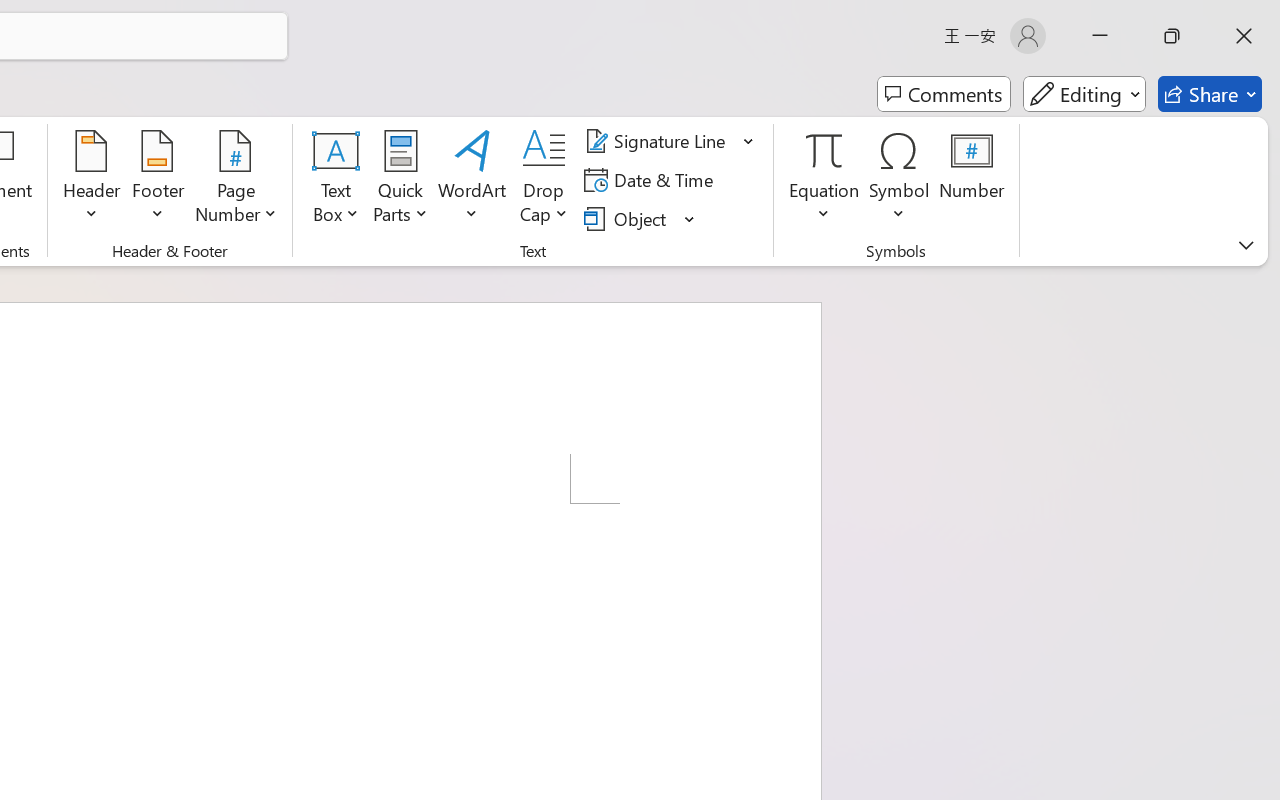 The image size is (1280, 800). Describe the element at coordinates (898, 179) in the screenshot. I see `'Symbol'` at that location.